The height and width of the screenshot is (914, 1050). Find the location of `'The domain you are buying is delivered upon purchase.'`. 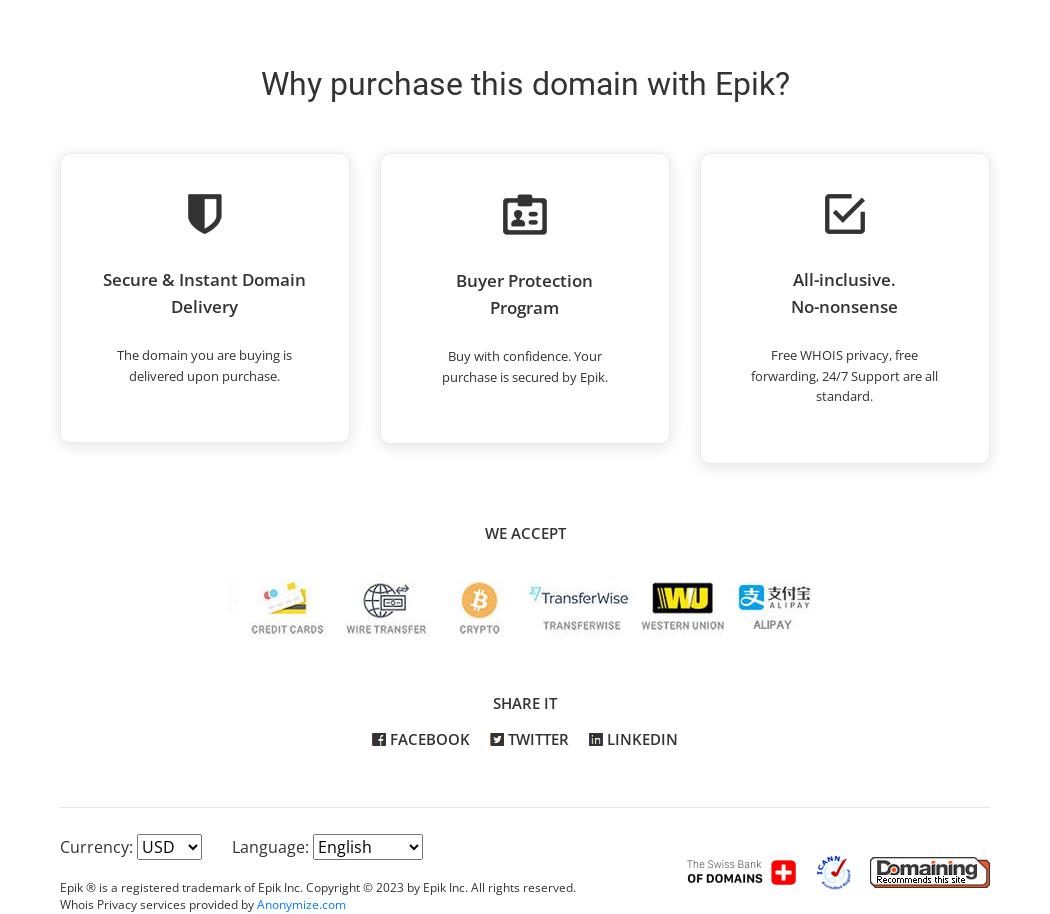

'The domain you are buying is delivered upon purchase.' is located at coordinates (203, 363).